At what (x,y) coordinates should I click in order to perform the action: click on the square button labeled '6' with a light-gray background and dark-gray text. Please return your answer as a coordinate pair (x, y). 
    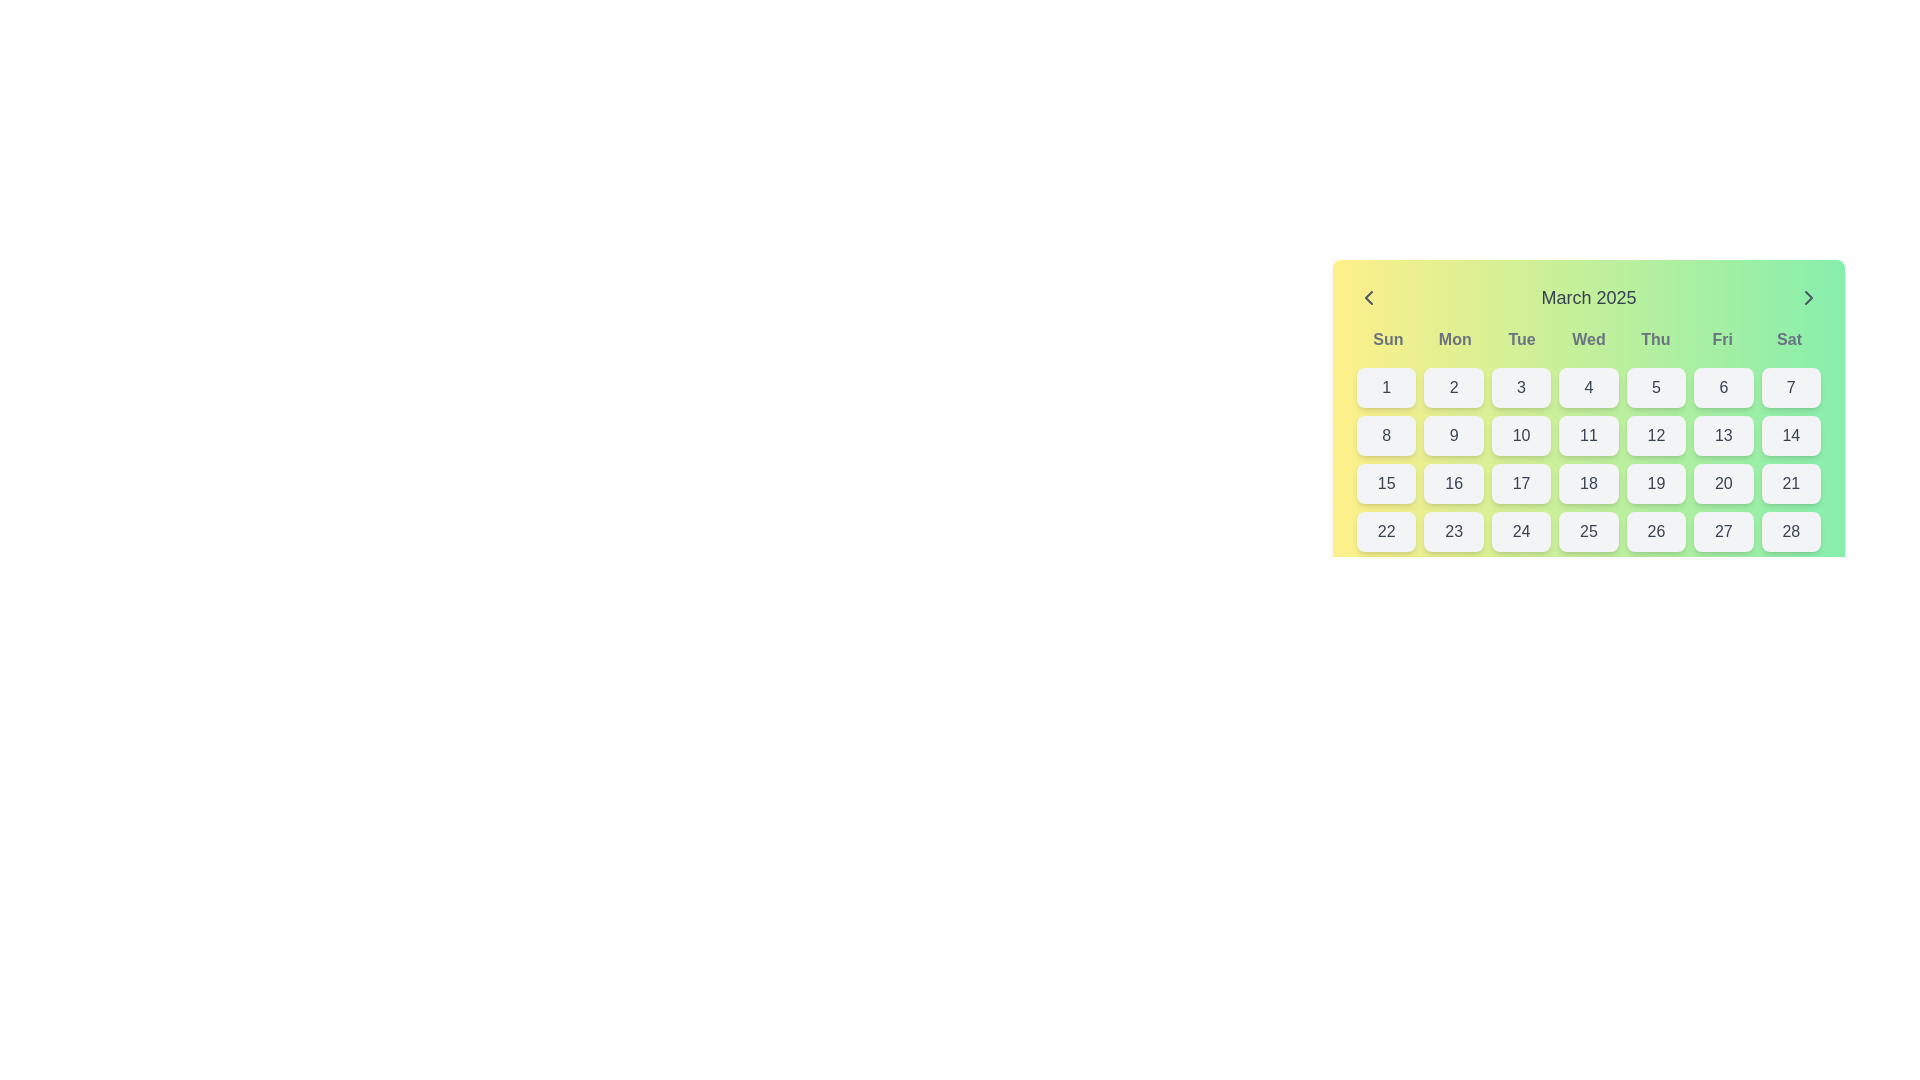
    Looking at the image, I should click on (1722, 388).